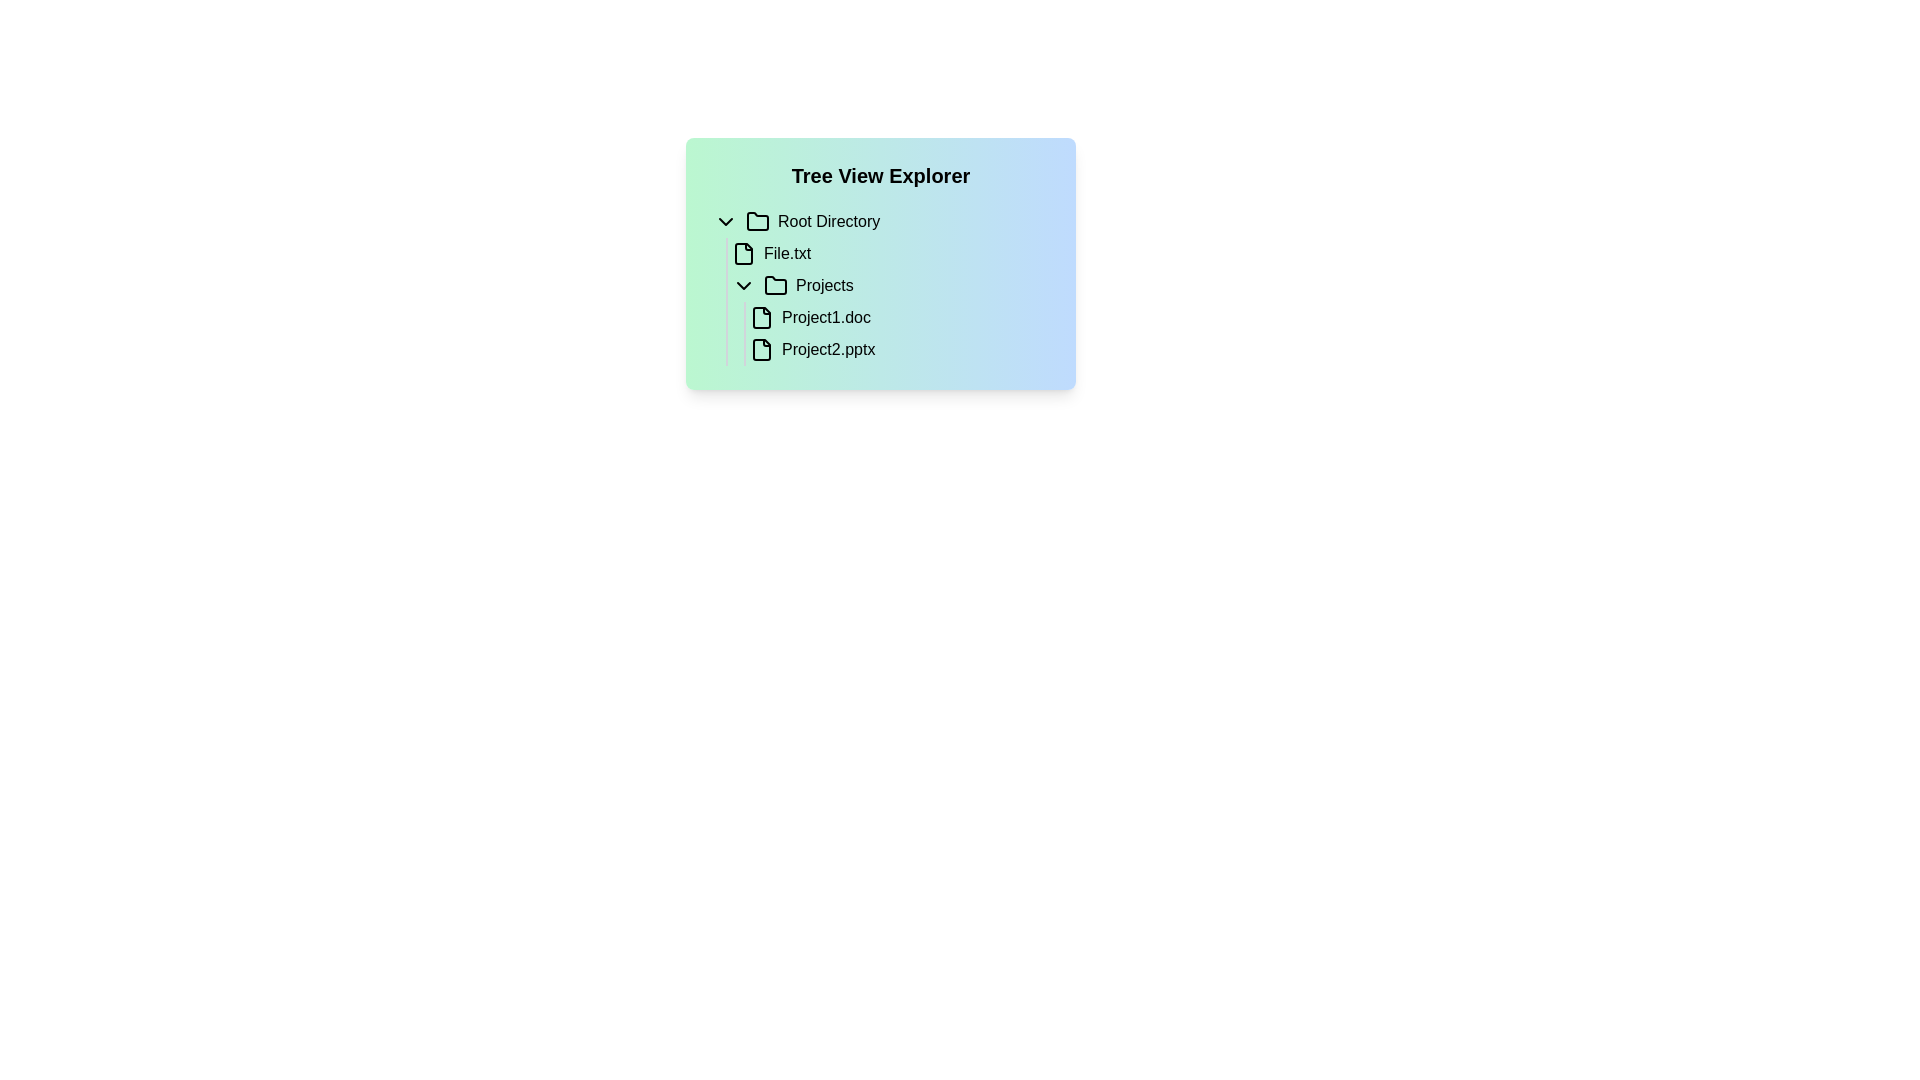 The height and width of the screenshot is (1080, 1920). Describe the element at coordinates (824, 285) in the screenshot. I see `the 'Projects' text label, which is styled in a sans-serif font and positioned to the right of a folder icon within a vertical tree-like viewer display` at that location.